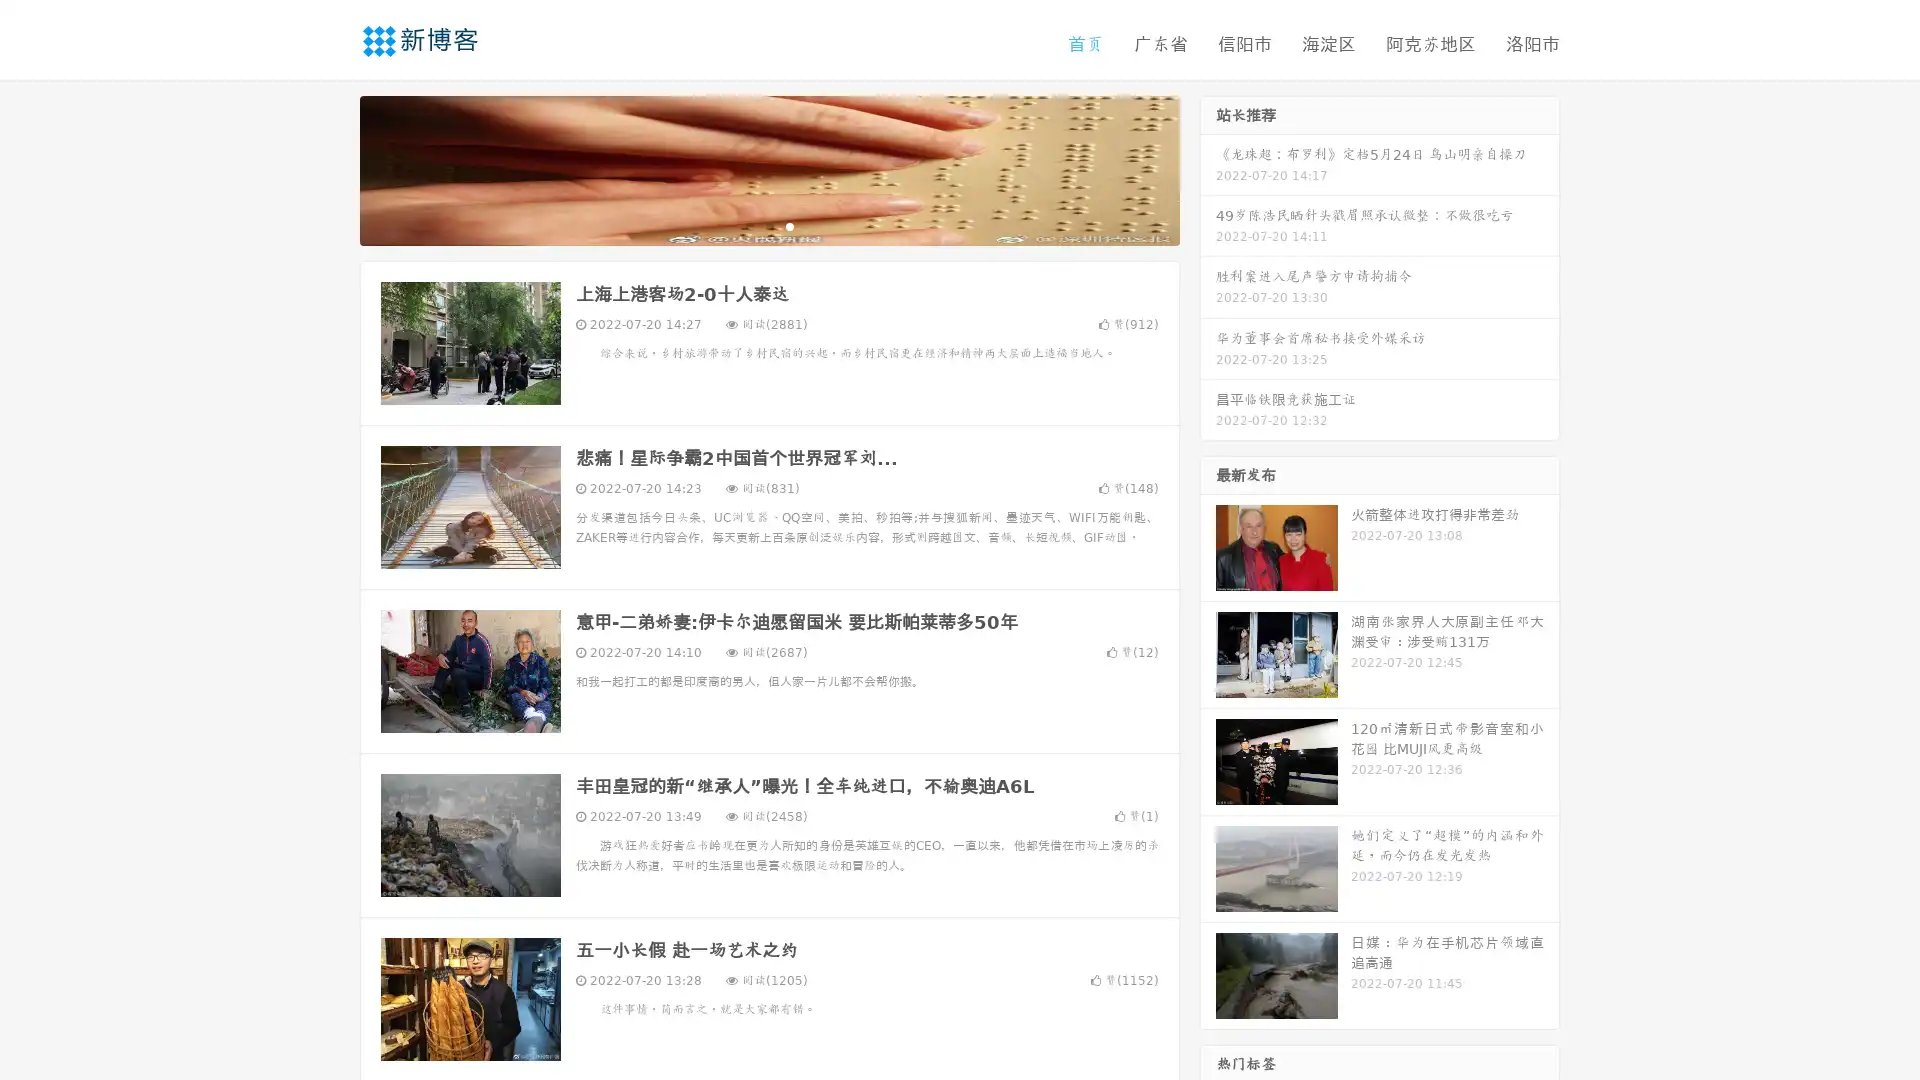 The image size is (1920, 1080). Describe the element at coordinates (768, 225) in the screenshot. I see `Go to slide 2` at that location.